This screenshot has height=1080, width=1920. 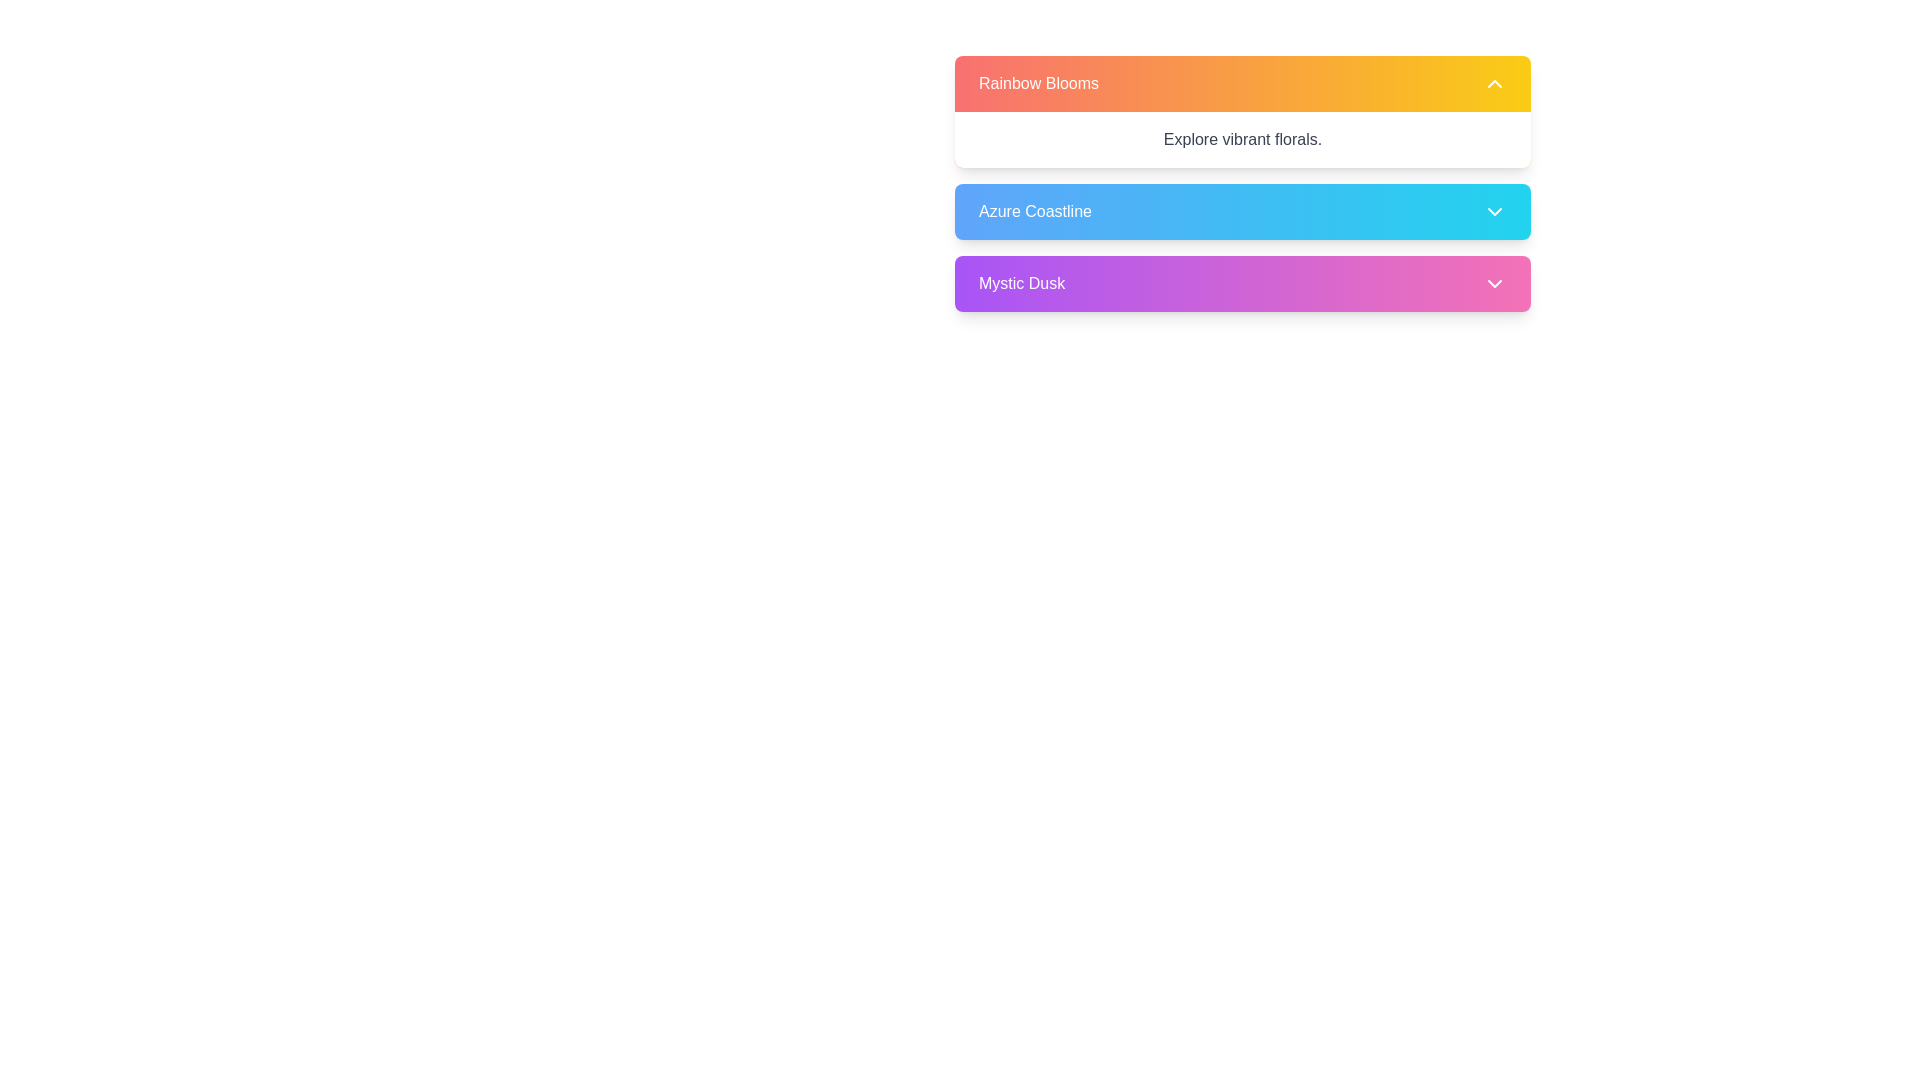 What do you see at coordinates (1494, 83) in the screenshot?
I see `the downward-facing chevron icon button styled with a solid white color and outlined in a yellow background, located at the rightmost side of the 'Rainbow Blooms' header` at bounding box center [1494, 83].